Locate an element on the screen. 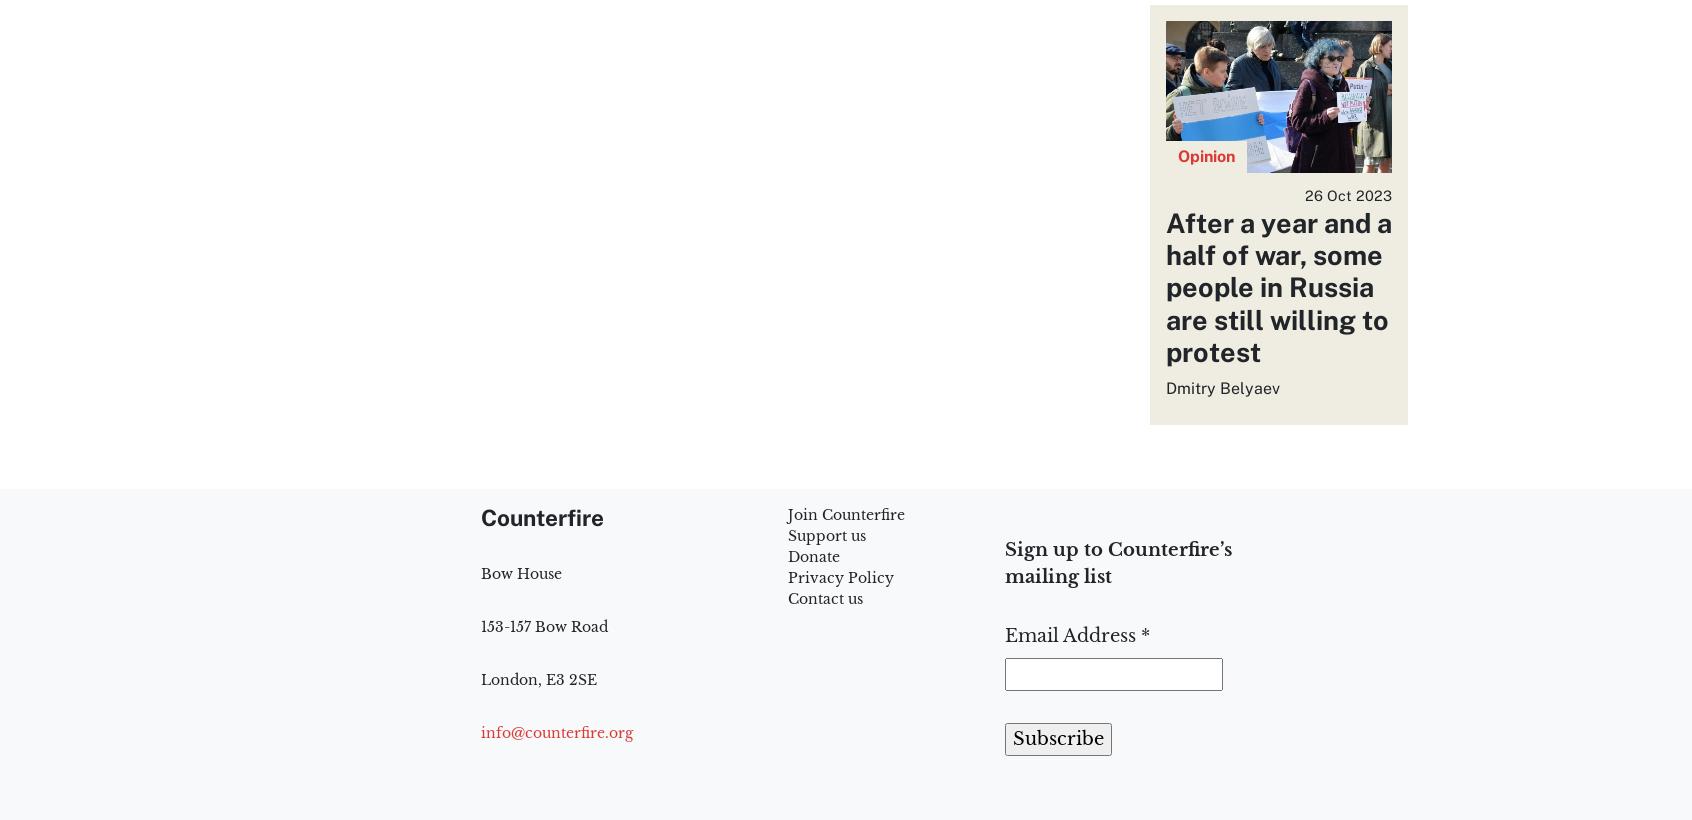  'Join Counterfire' is located at coordinates (786, 512).